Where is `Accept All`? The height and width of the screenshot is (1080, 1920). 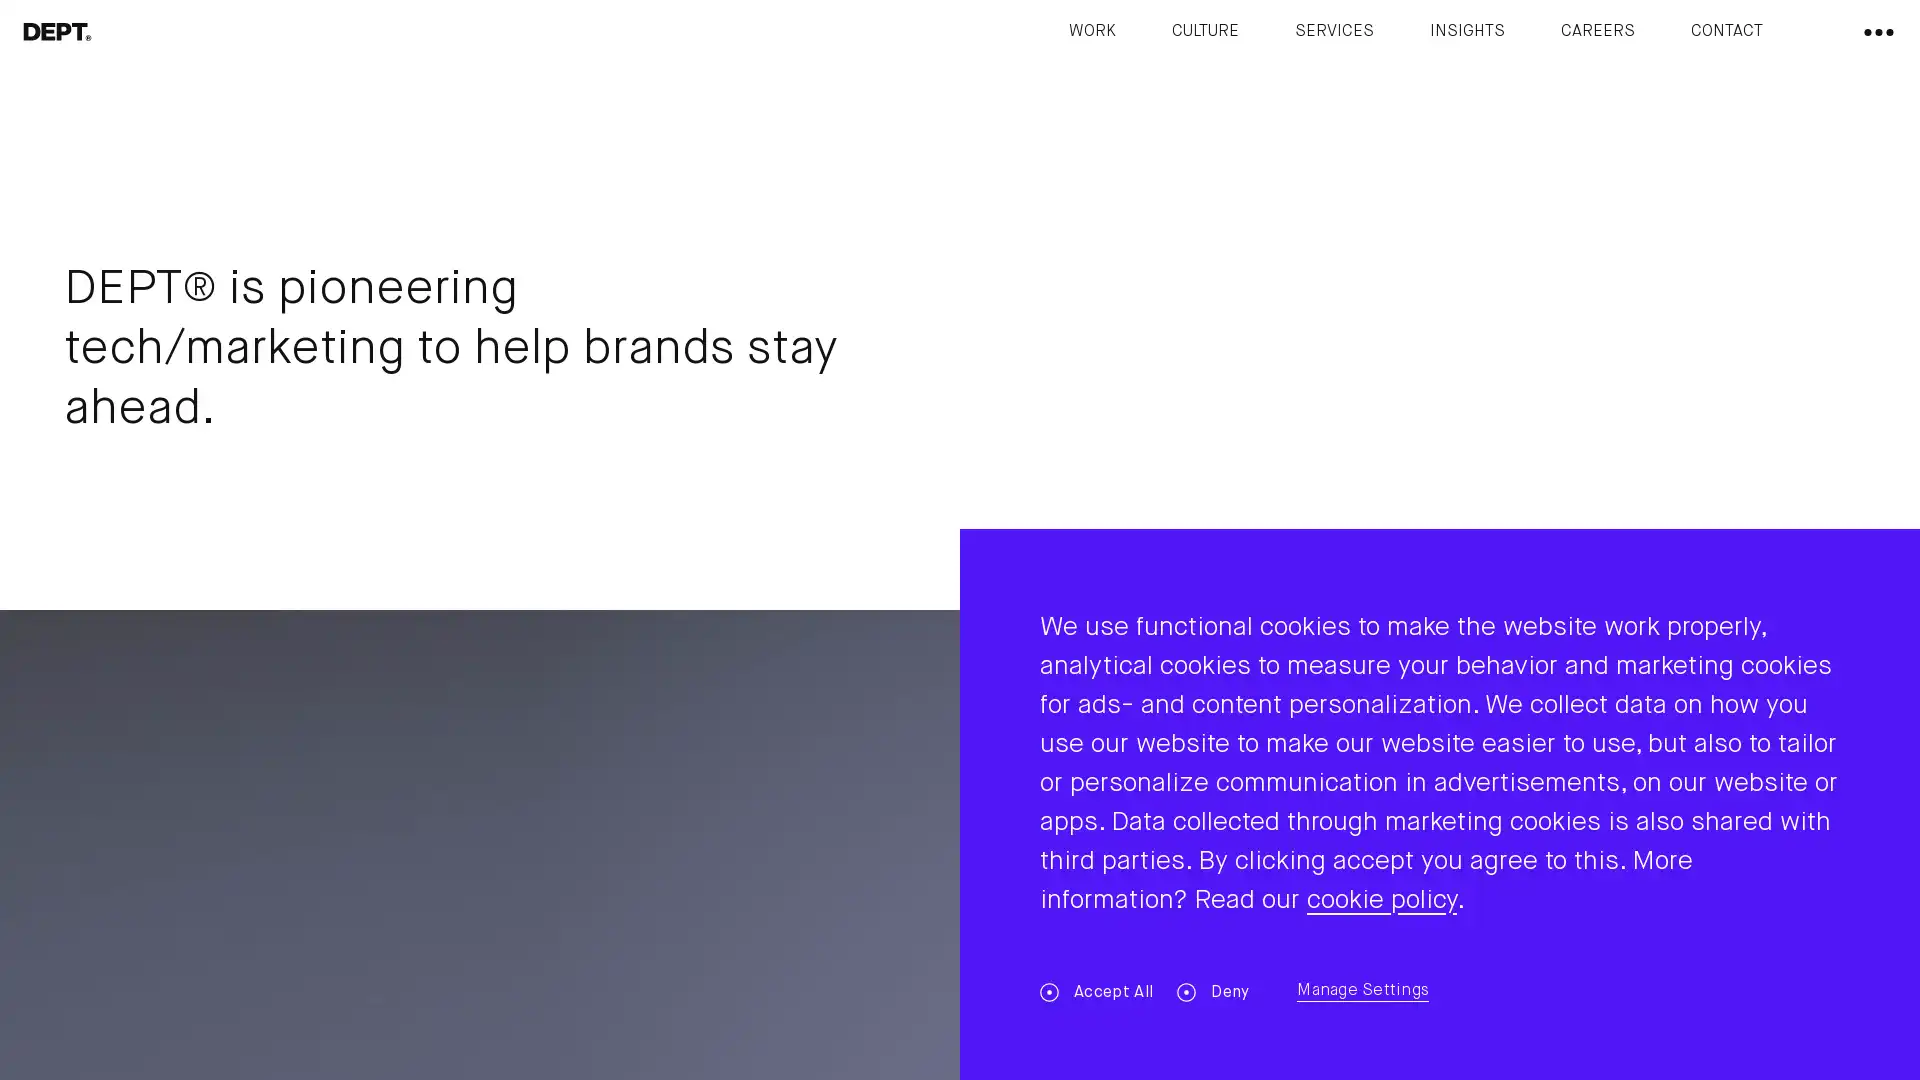 Accept All is located at coordinates (1095, 992).